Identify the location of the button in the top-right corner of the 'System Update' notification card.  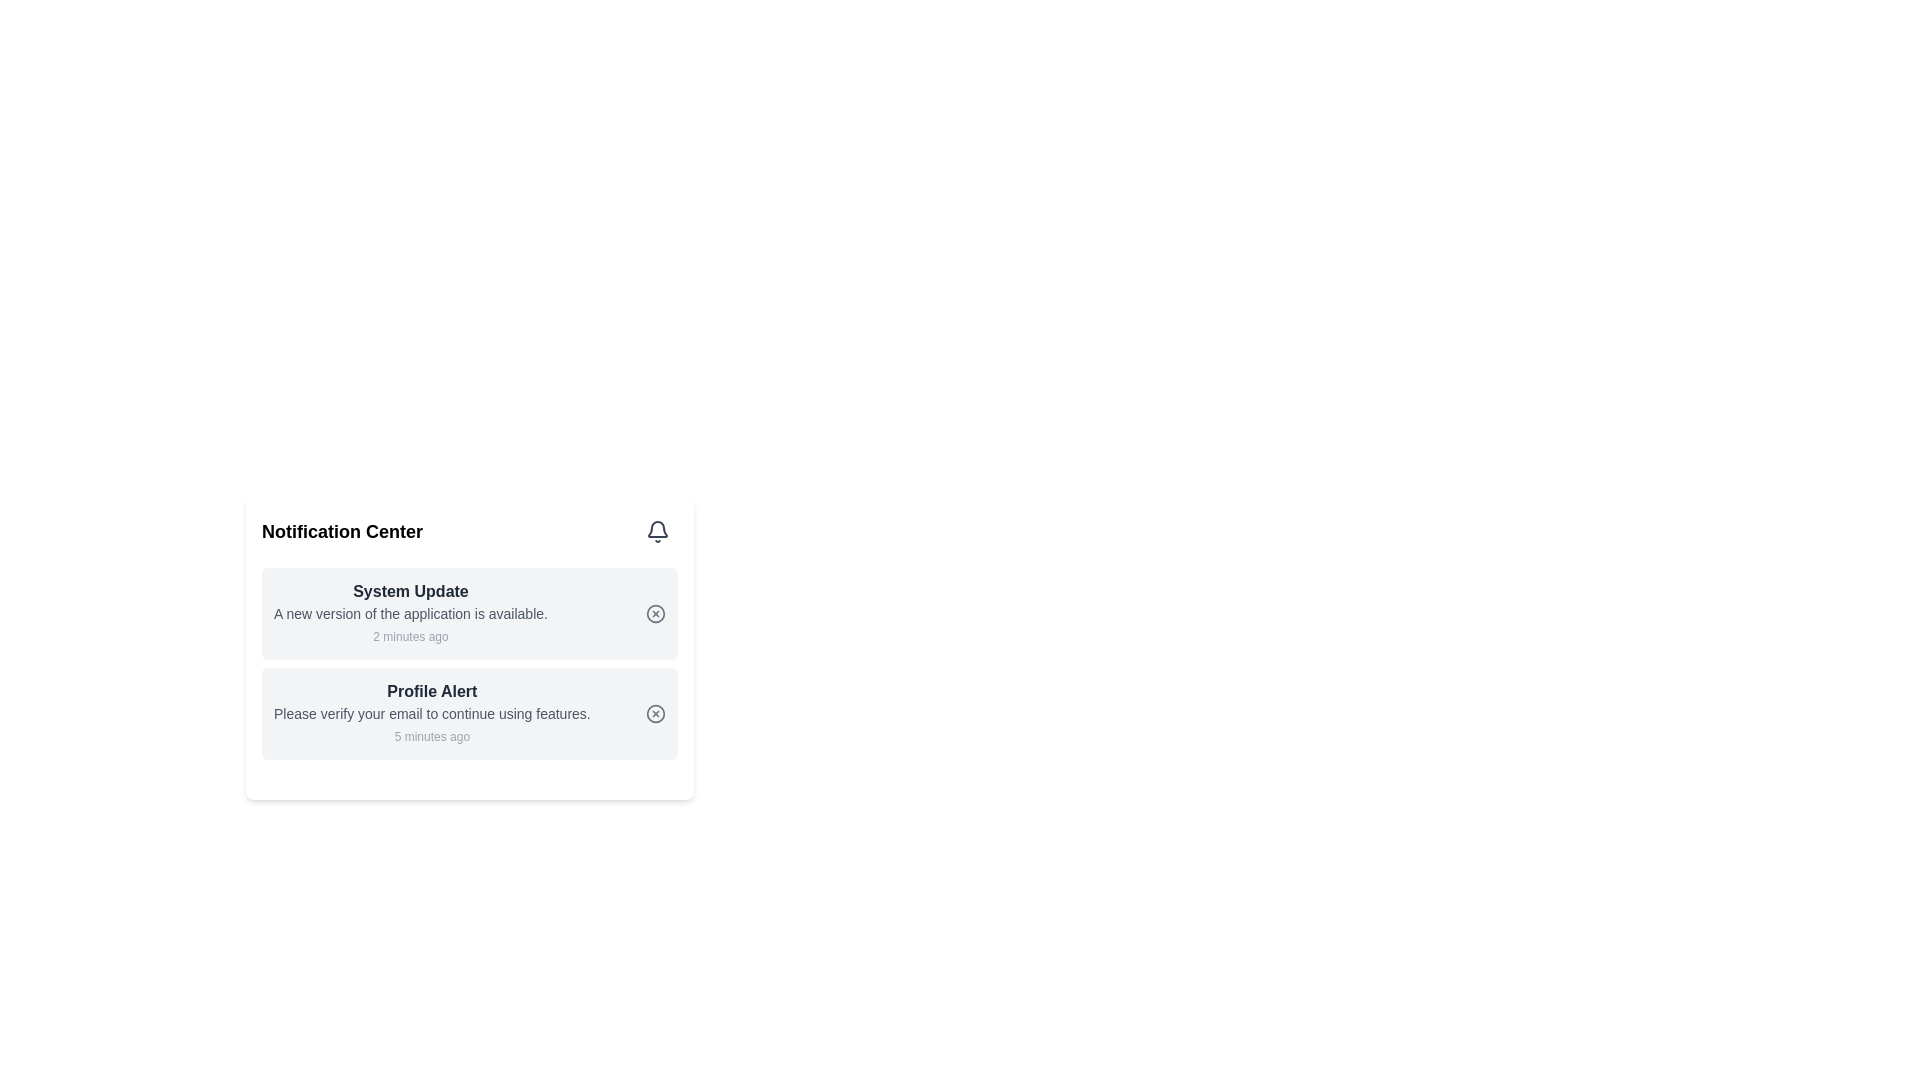
(656, 612).